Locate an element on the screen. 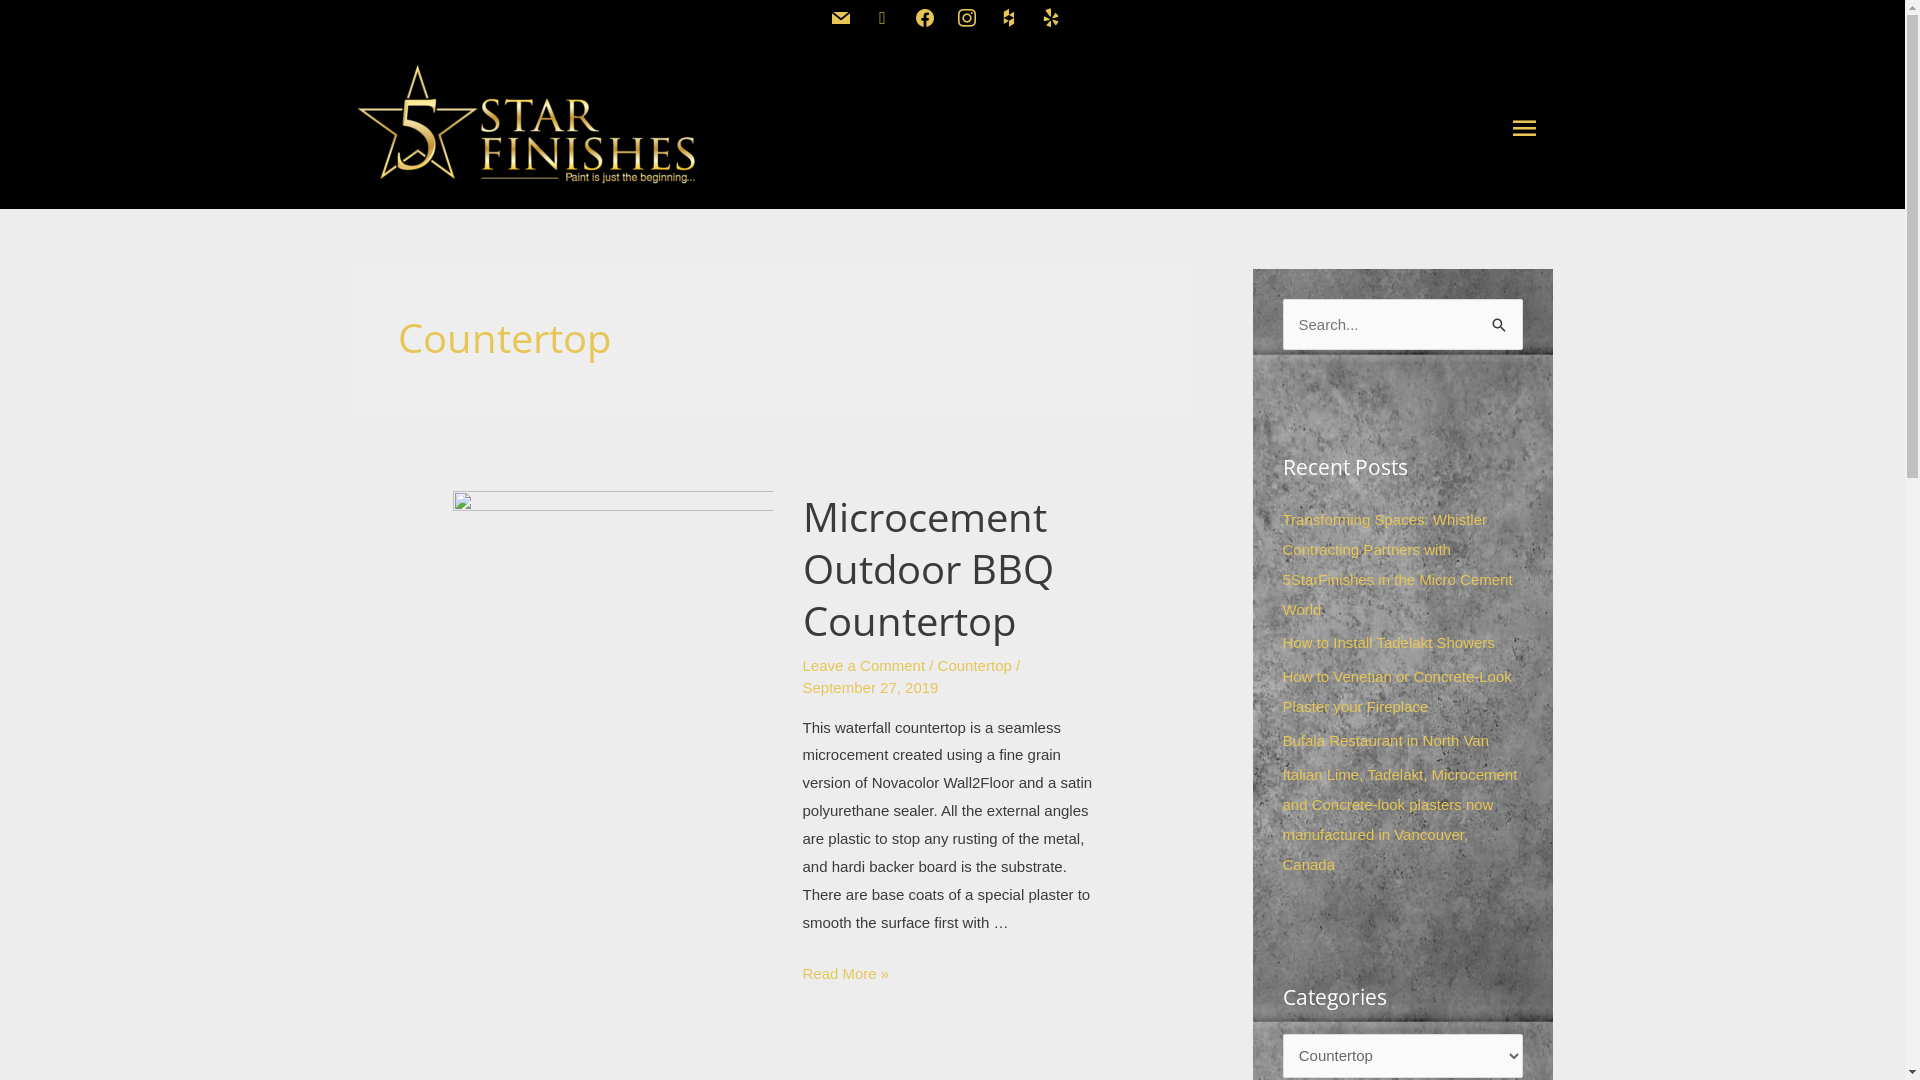 This screenshot has width=1920, height=1080. 'Search' is located at coordinates (1500, 318).